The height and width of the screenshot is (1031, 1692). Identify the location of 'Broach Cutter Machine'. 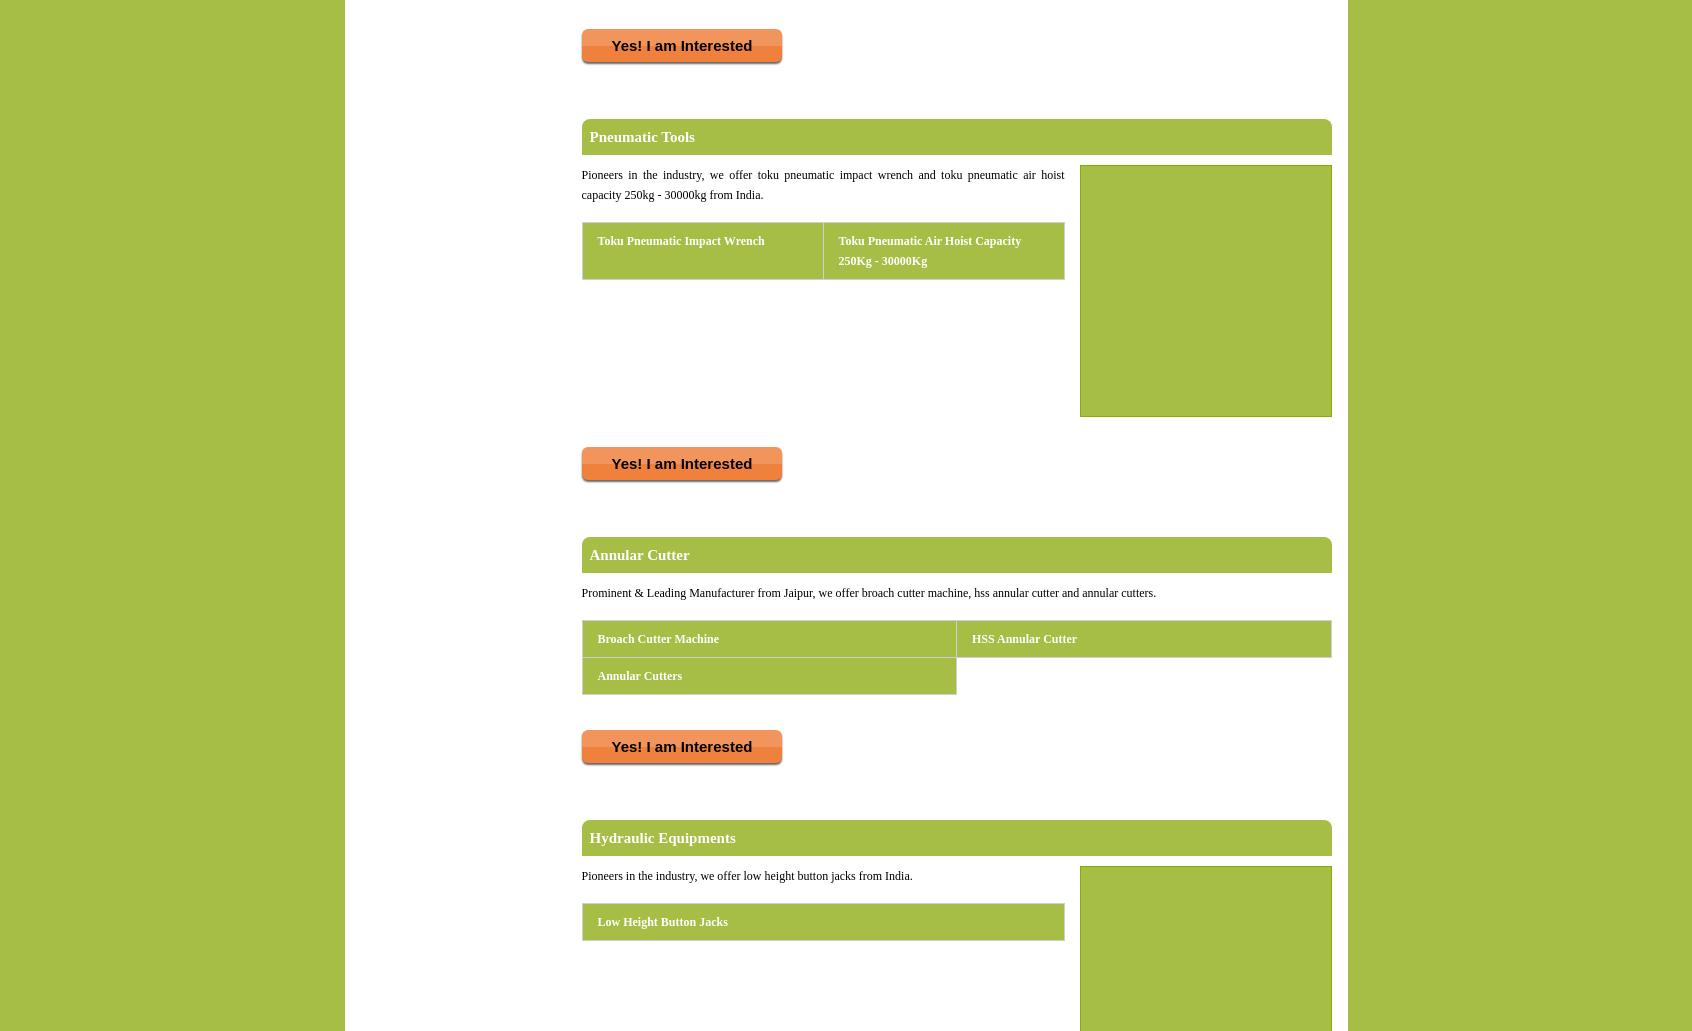
(658, 639).